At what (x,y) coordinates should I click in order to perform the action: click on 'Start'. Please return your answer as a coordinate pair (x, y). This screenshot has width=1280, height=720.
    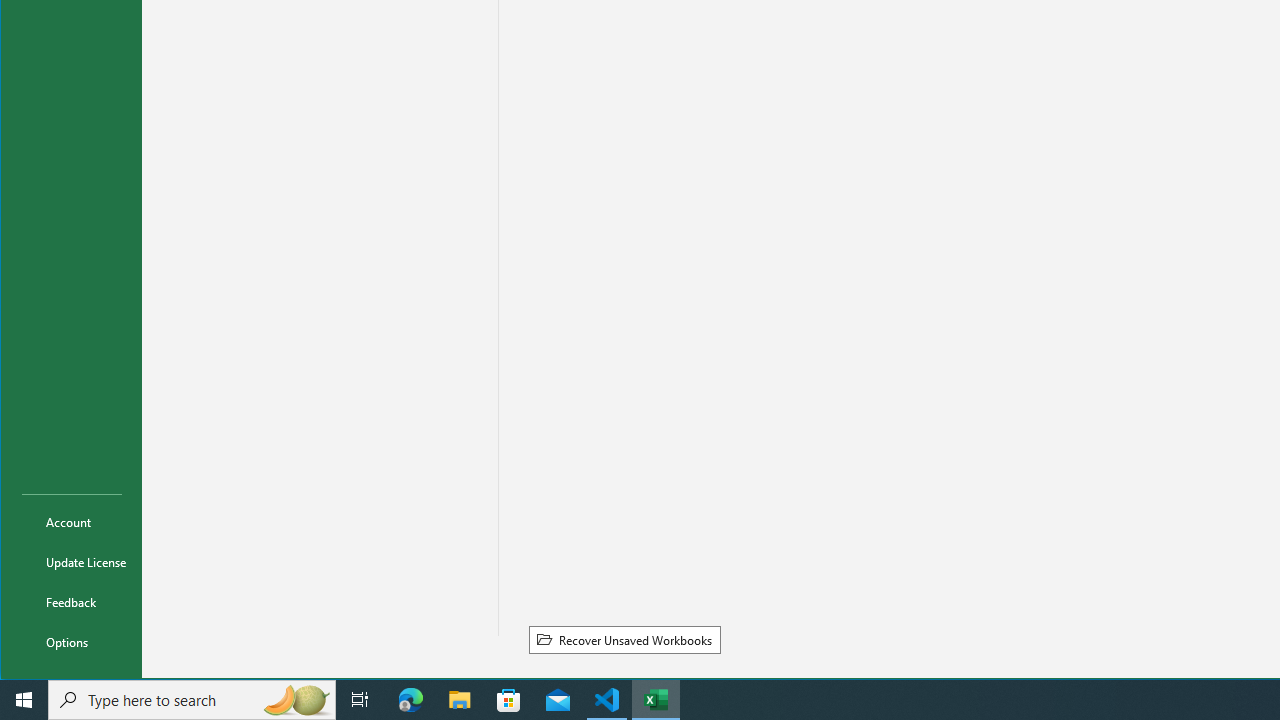
    Looking at the image, I should click on (24, 698).